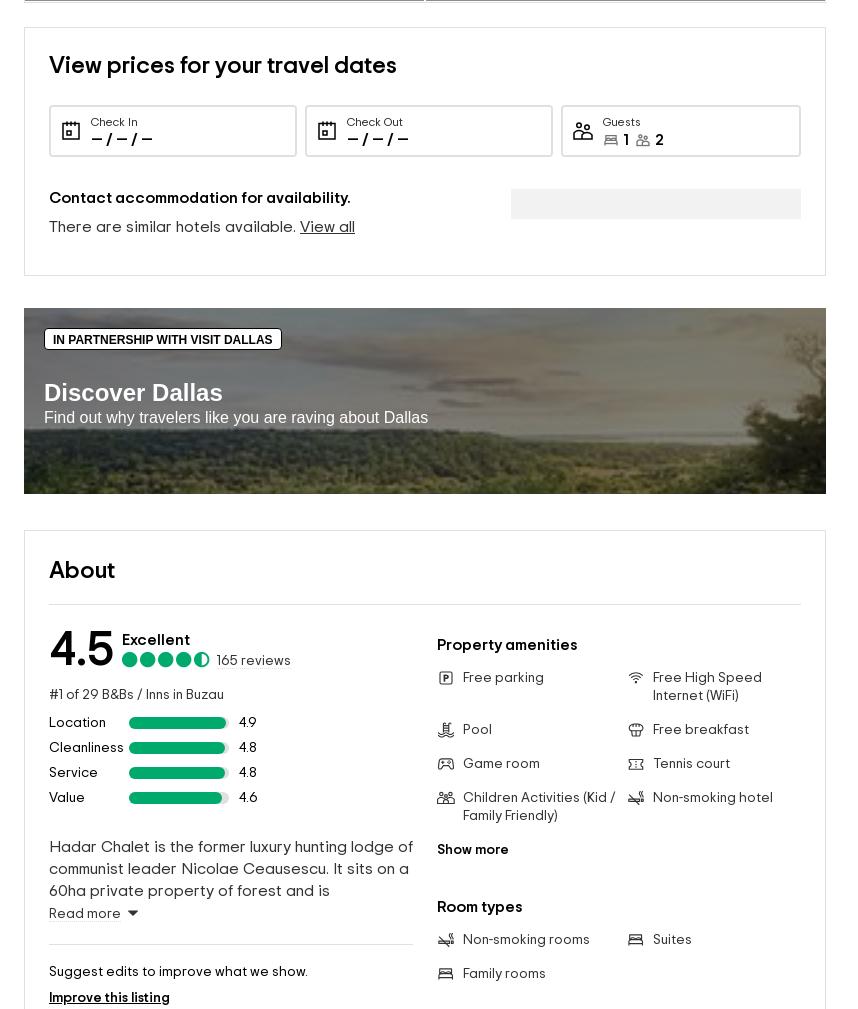  Describe the element at coordinates (506, 612) in the screenshot. I see `'Property amenities'` at that location.